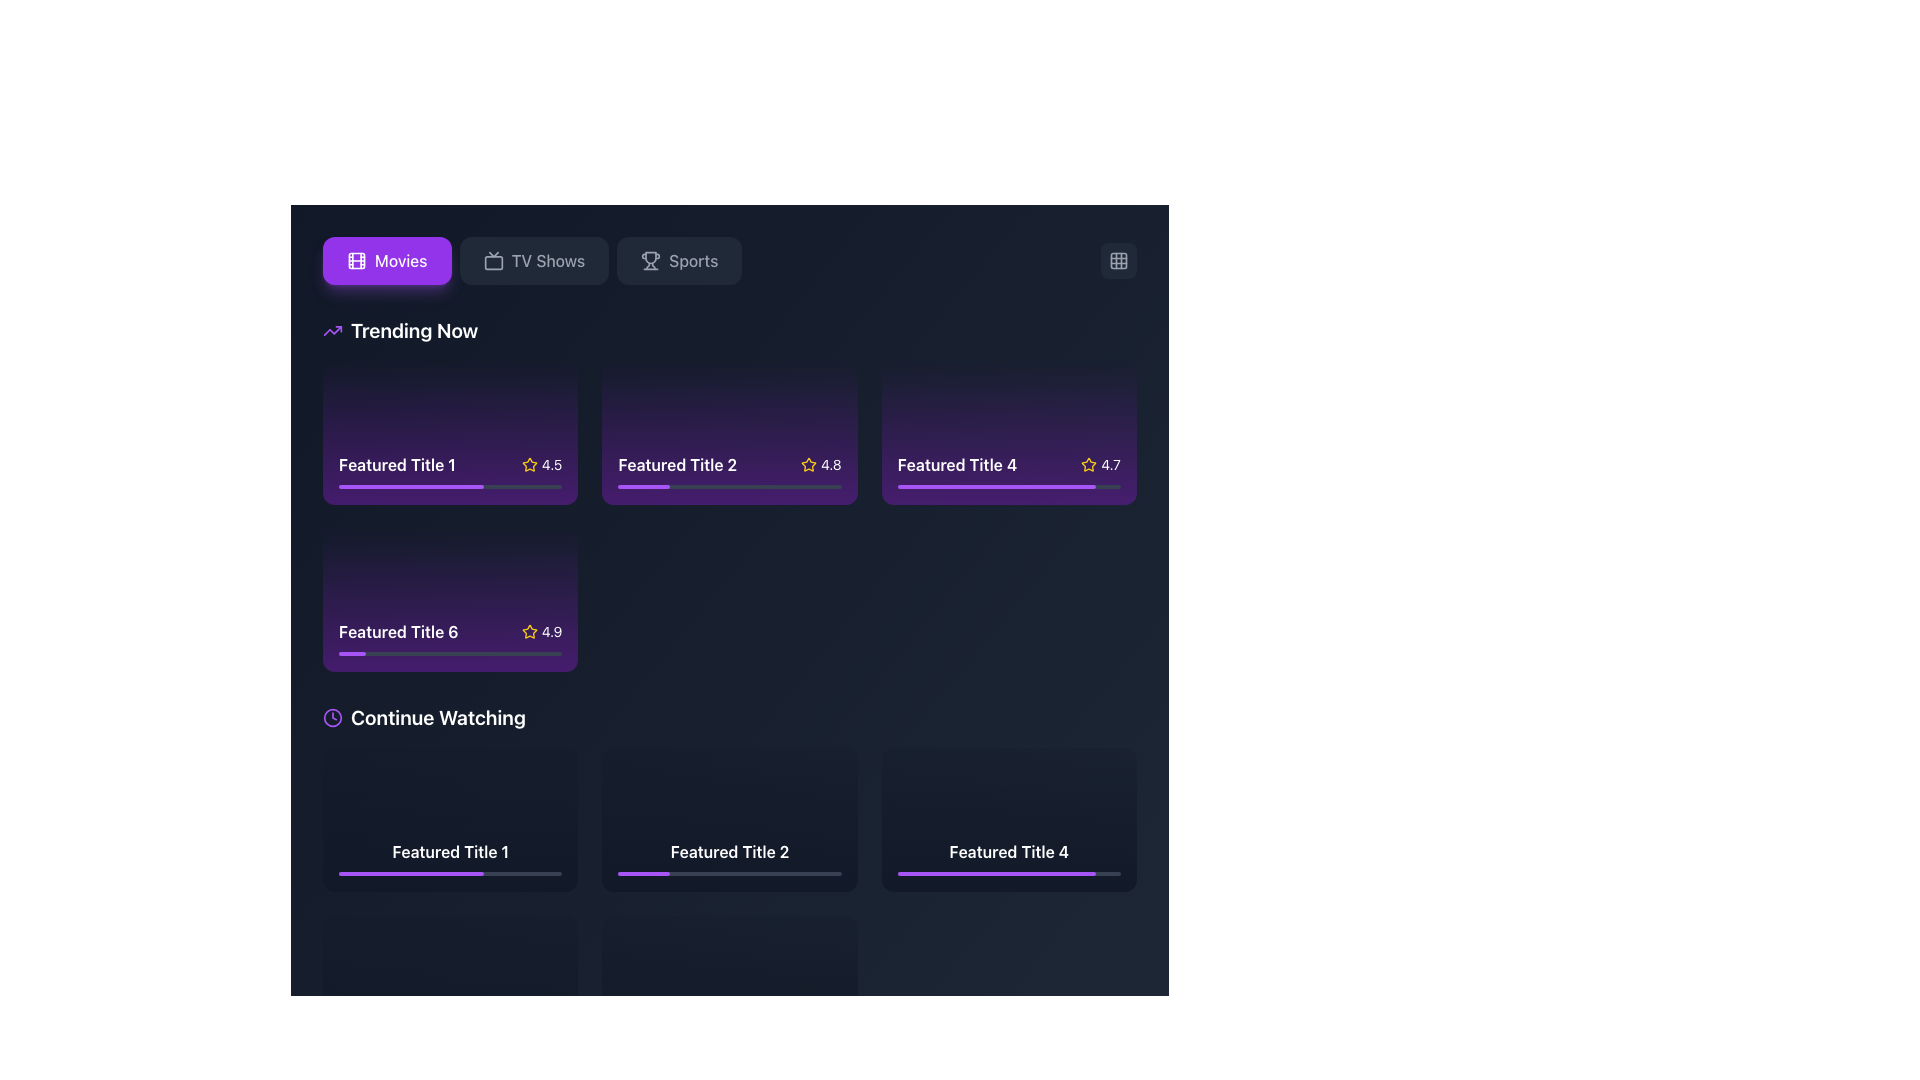  Describe the element at coordinates (449, 431) in the screenshot. I see `the purple rectangular Content Card titled 'Featured Title 1' located` at that location.